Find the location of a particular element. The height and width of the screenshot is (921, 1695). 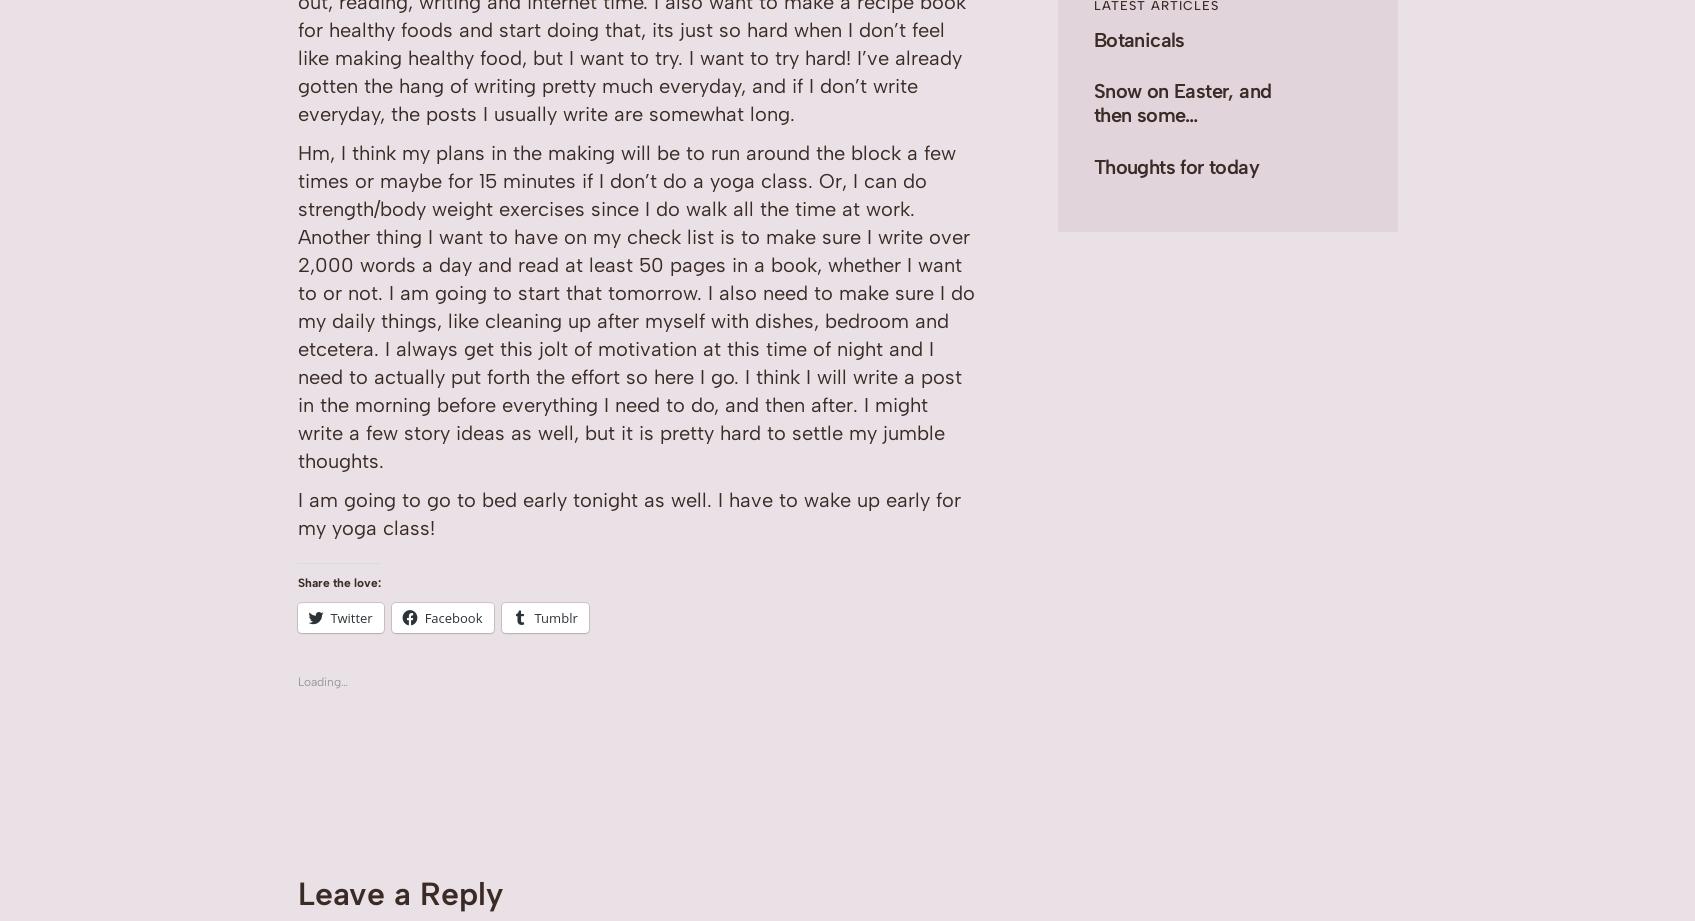

'Snow on Easter, and then some…' is located at coordinates (1181, 102).